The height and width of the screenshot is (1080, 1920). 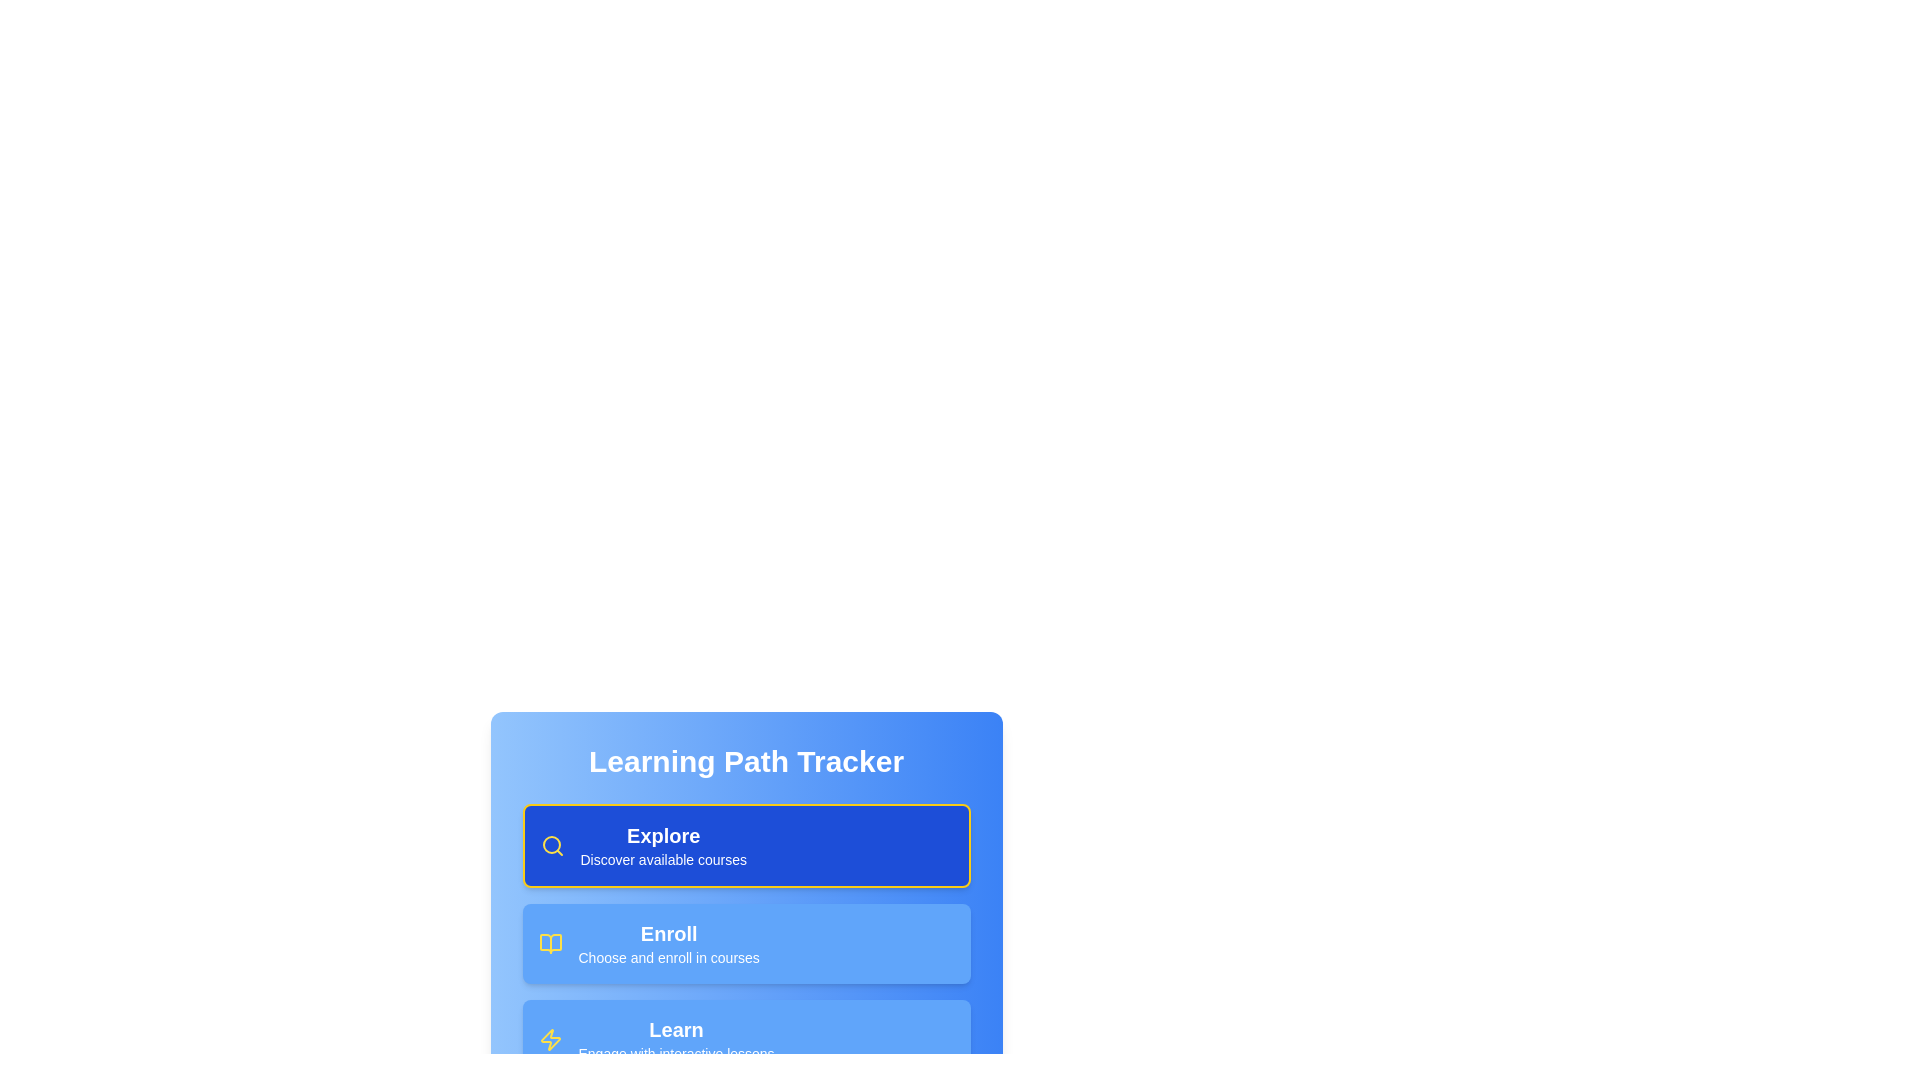 What do you see at coordinates (669, 933) in the screenshot?
I see `the 'Enroll' text label` at bounding box center [669, 933].